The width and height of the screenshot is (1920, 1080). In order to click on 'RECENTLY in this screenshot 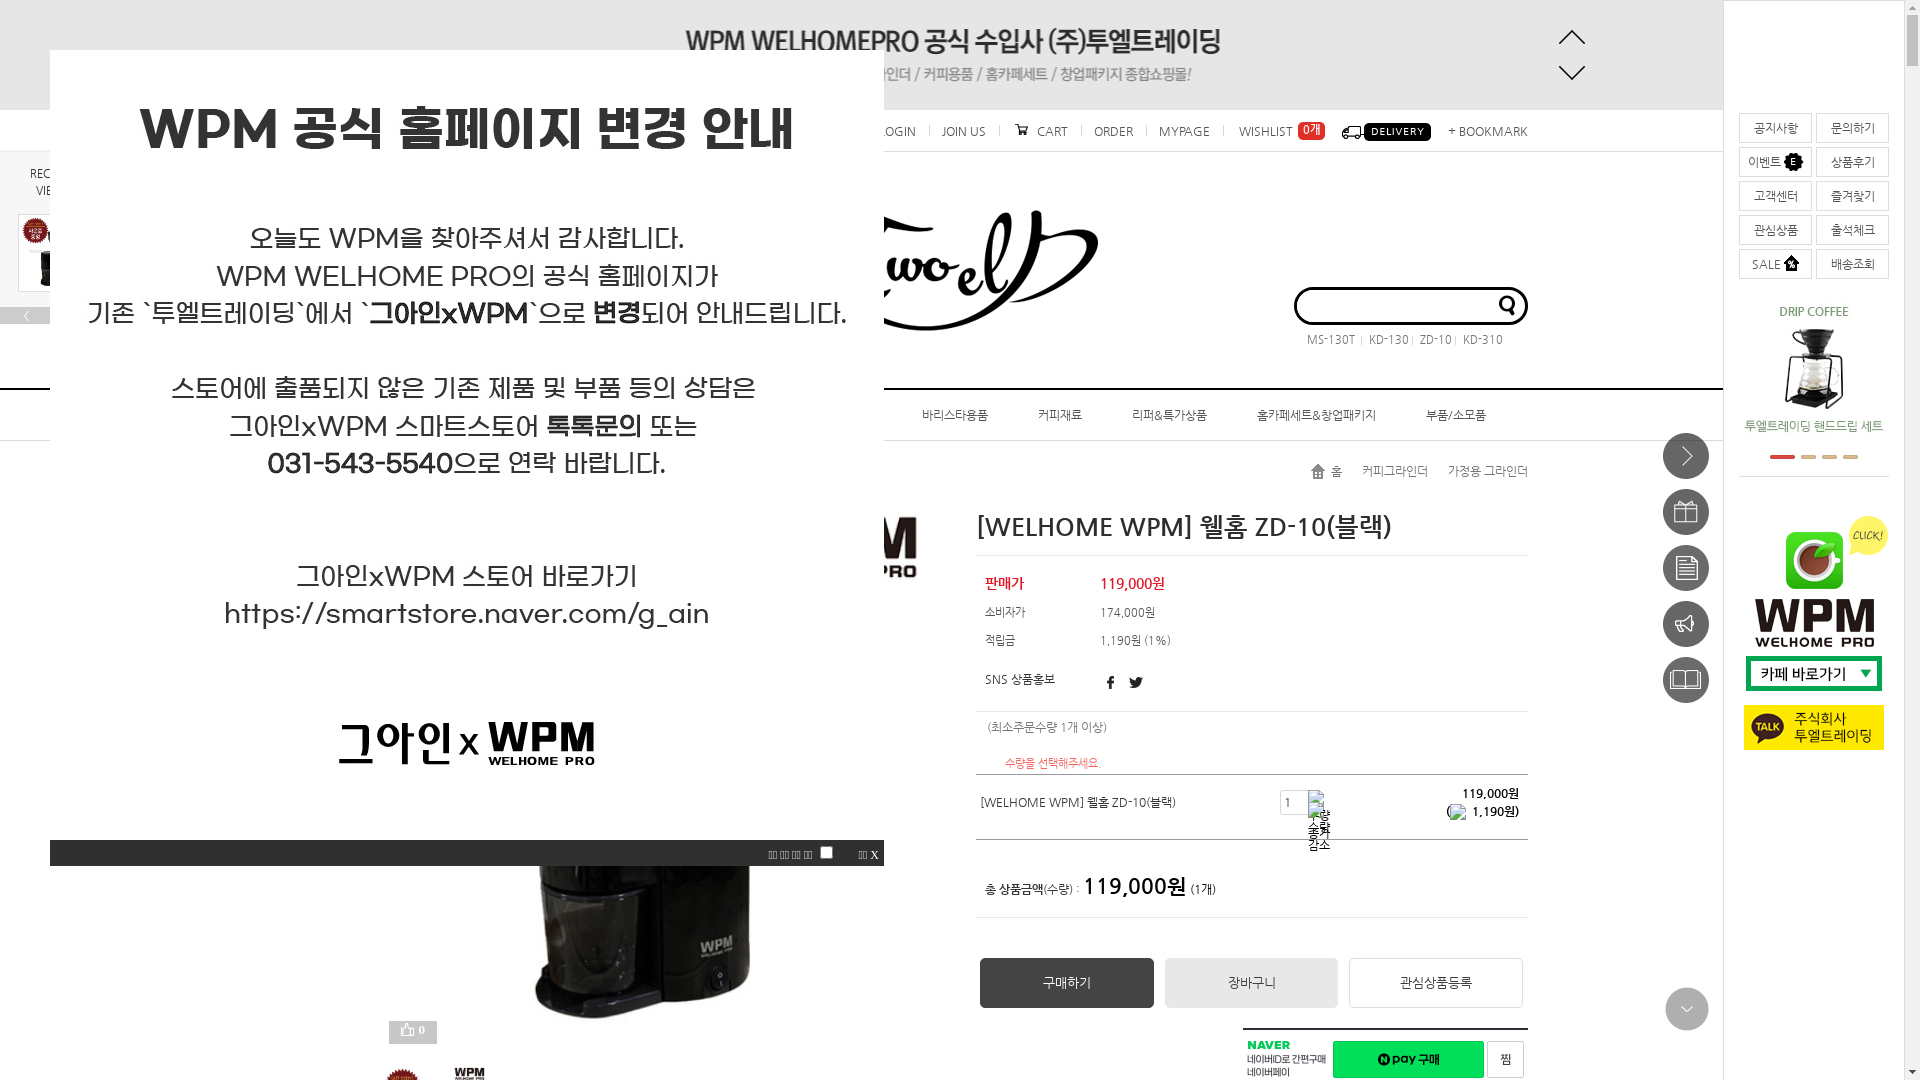, I will do `click(56, 181)`.